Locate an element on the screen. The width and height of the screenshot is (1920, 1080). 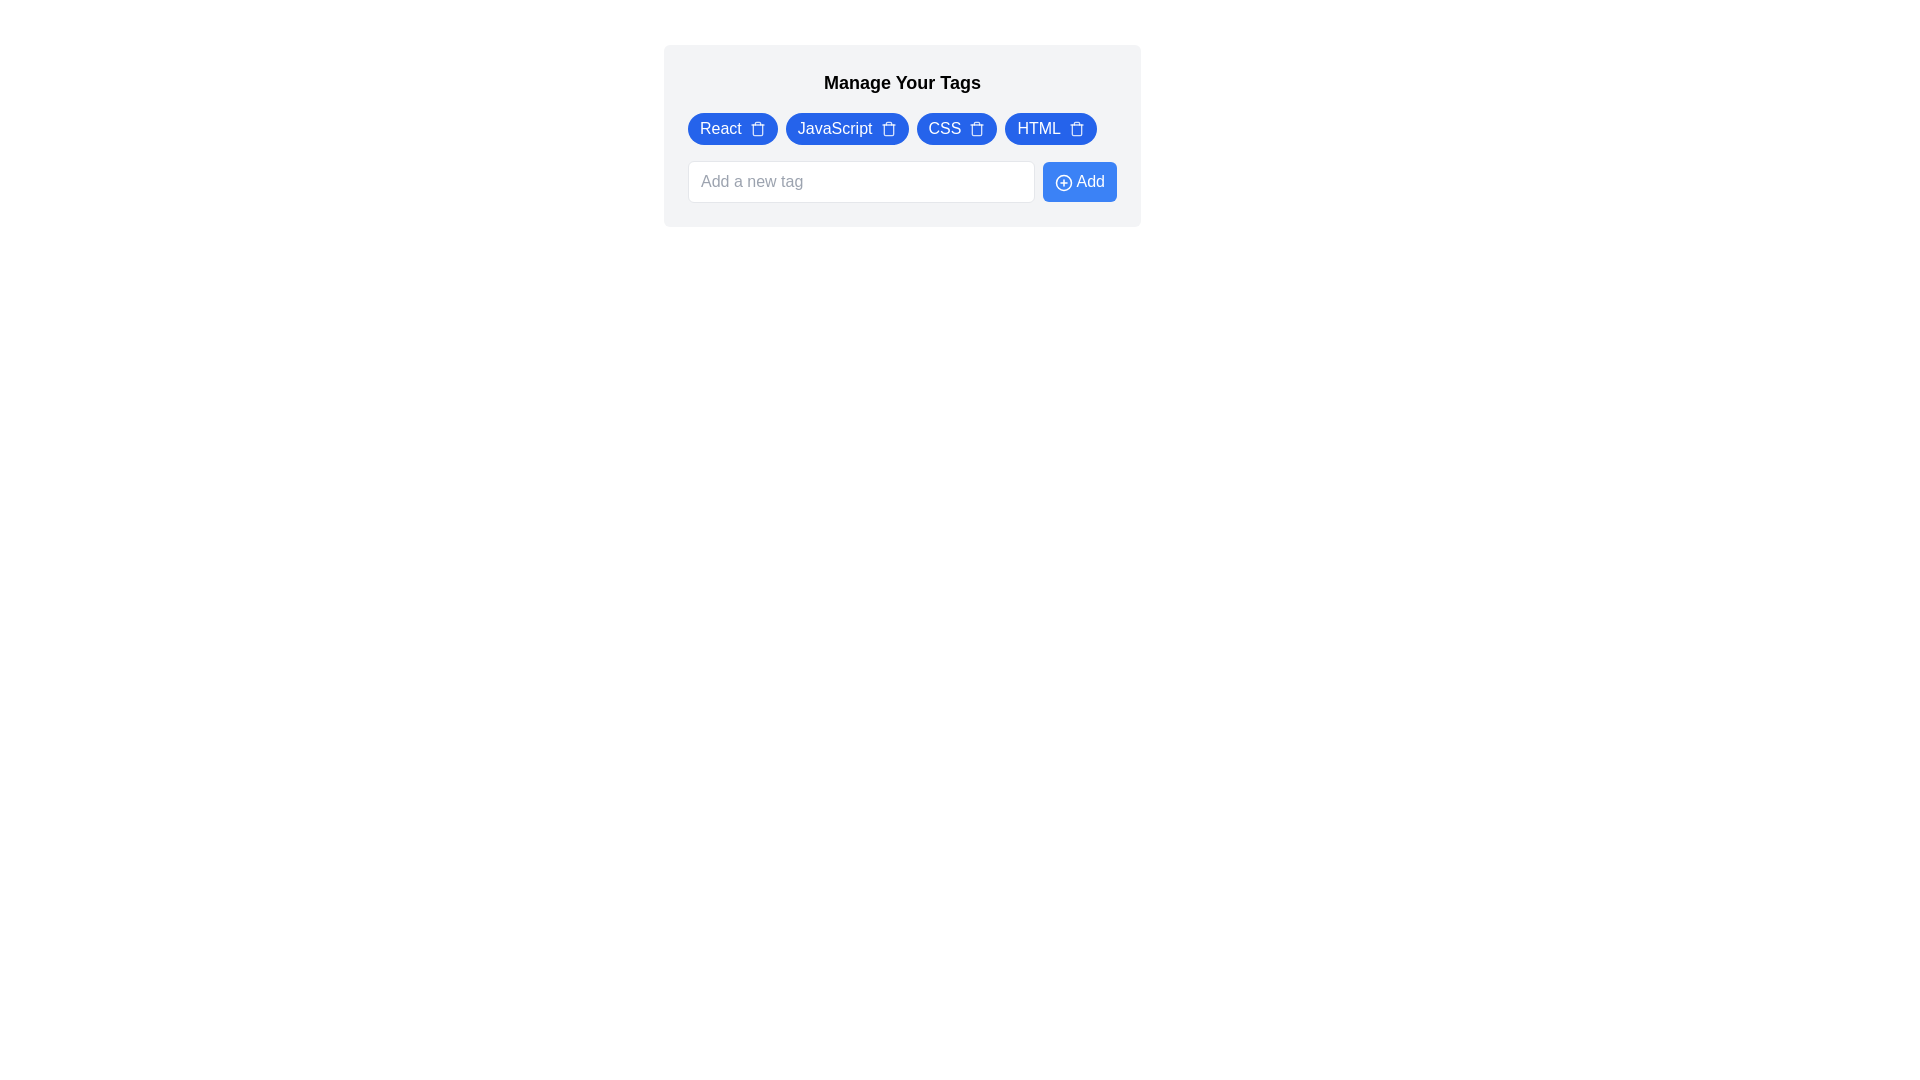
the blue button labeled 'HTML' with white text, which is the last button in the 'Manage Your Tags' section is located at coordinates (1050, 128).